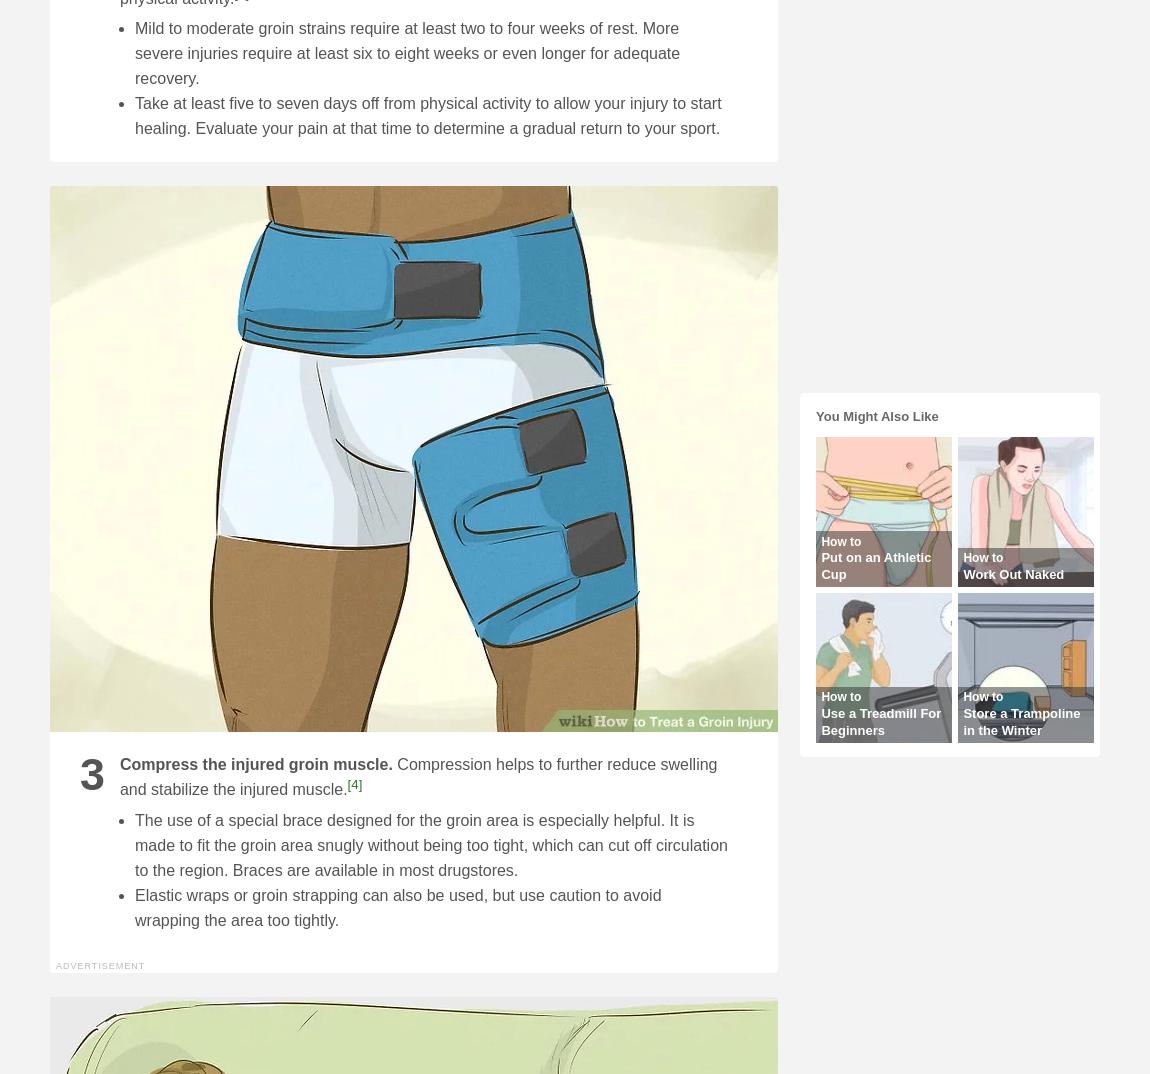  What do you see at coordinates (354, 783) in the screenshot?
I see `'[4]'` at bounding box center [354, 783].